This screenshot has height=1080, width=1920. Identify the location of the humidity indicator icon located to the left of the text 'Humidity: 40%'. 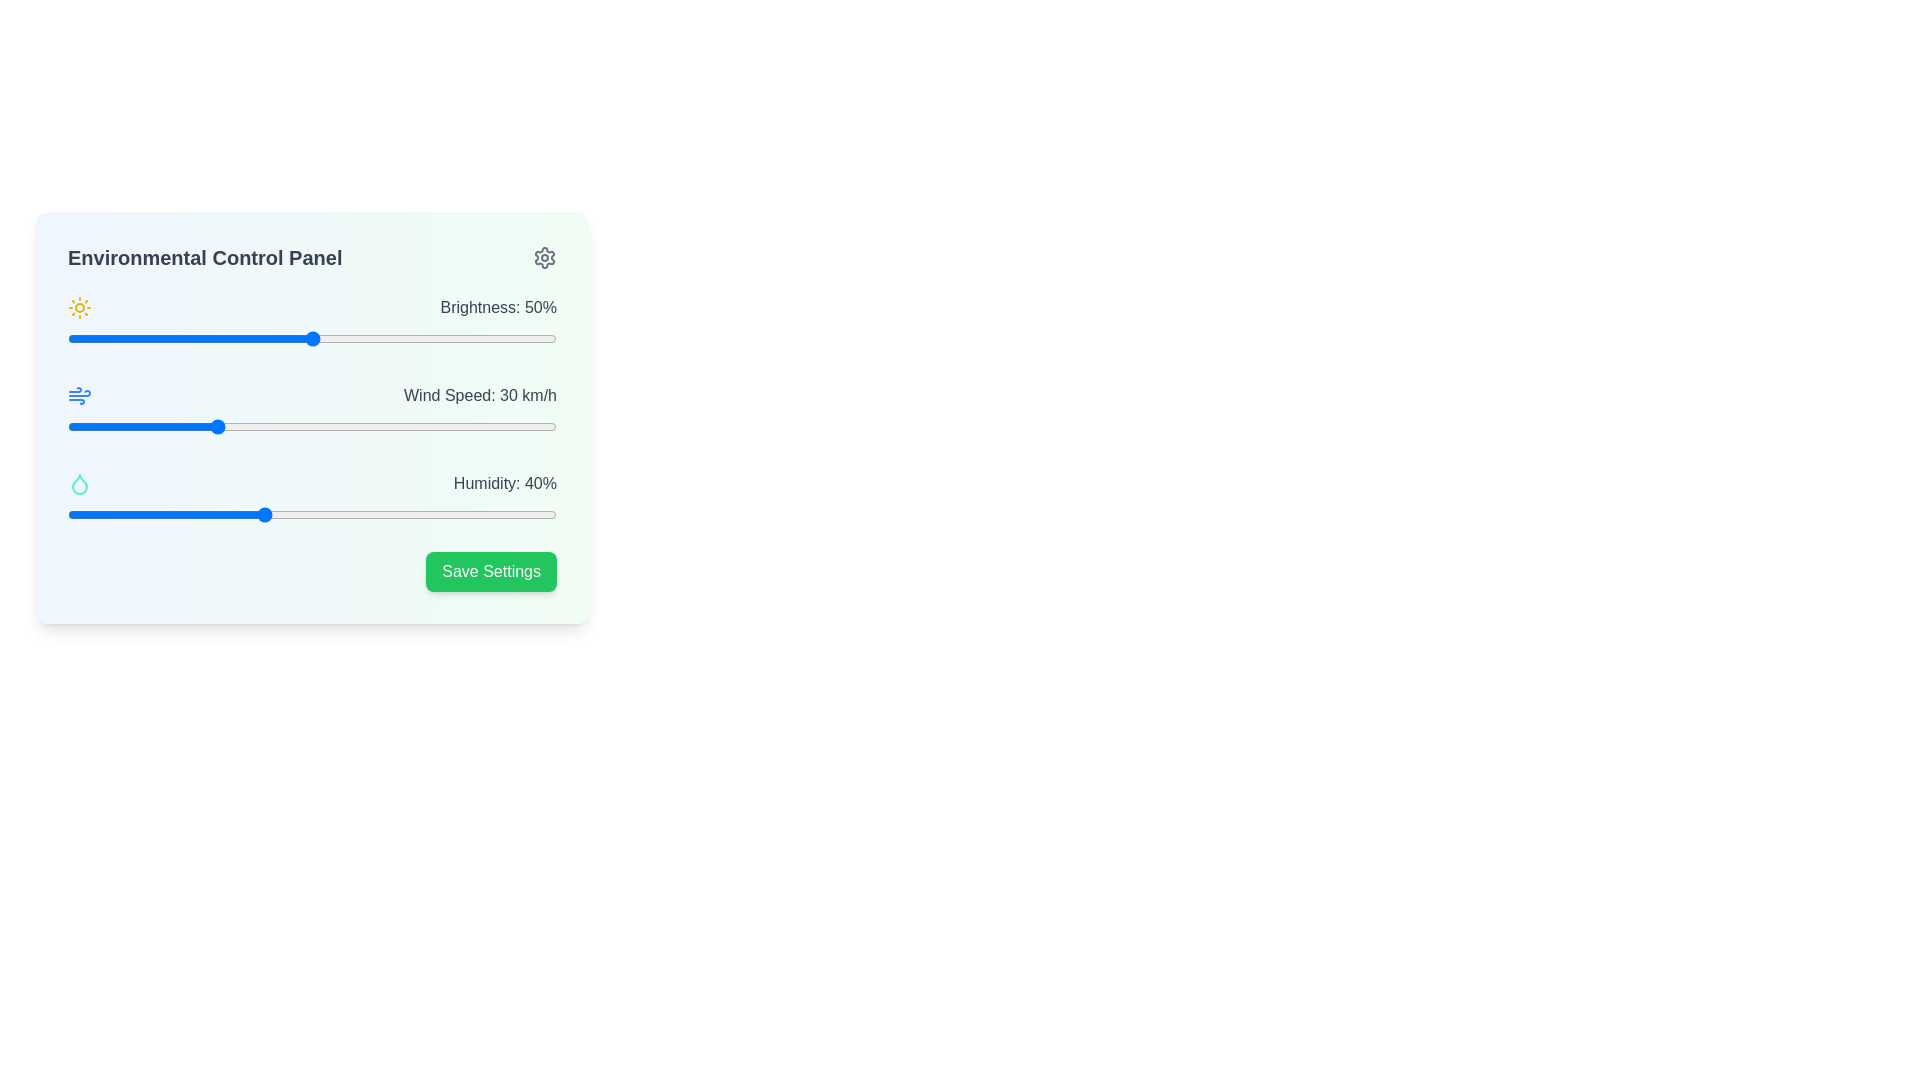
(80, 483).